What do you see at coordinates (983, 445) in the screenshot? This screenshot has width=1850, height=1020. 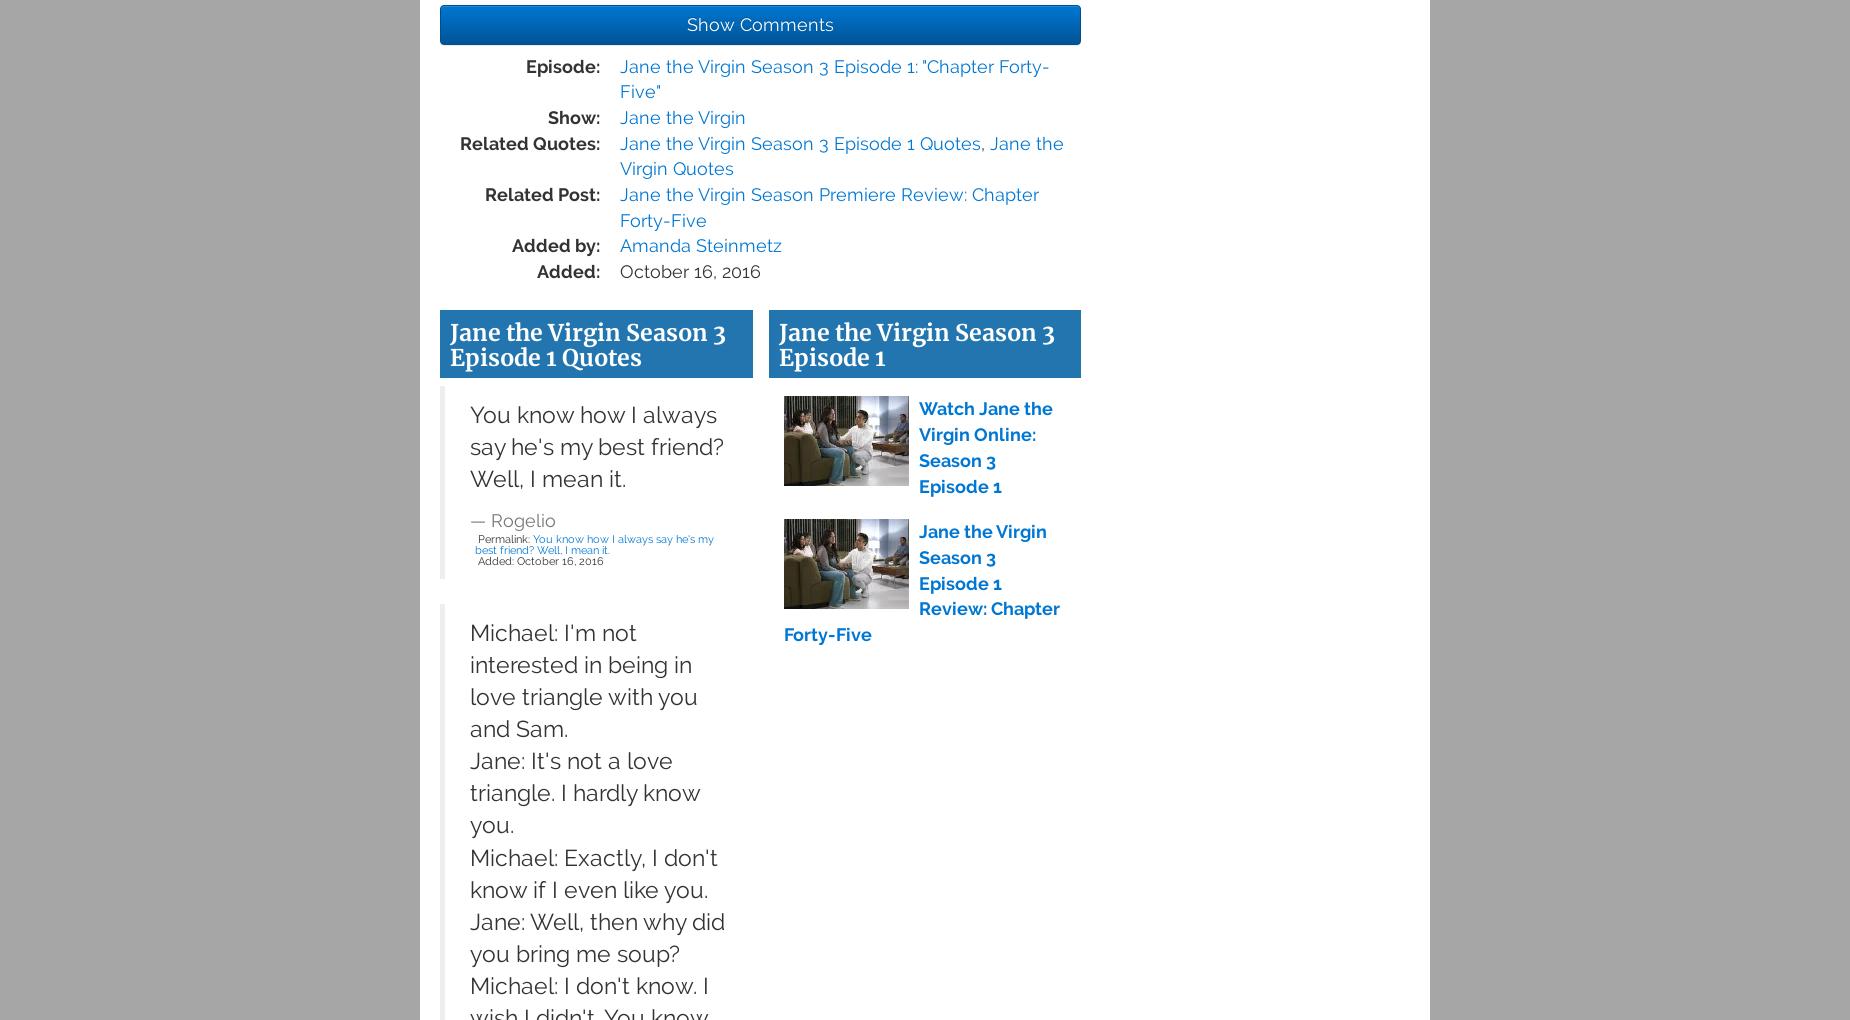 I see `'Watch Jane the Virgin Online: Season 3 Episode 1'` at bounding box center [983, 445].